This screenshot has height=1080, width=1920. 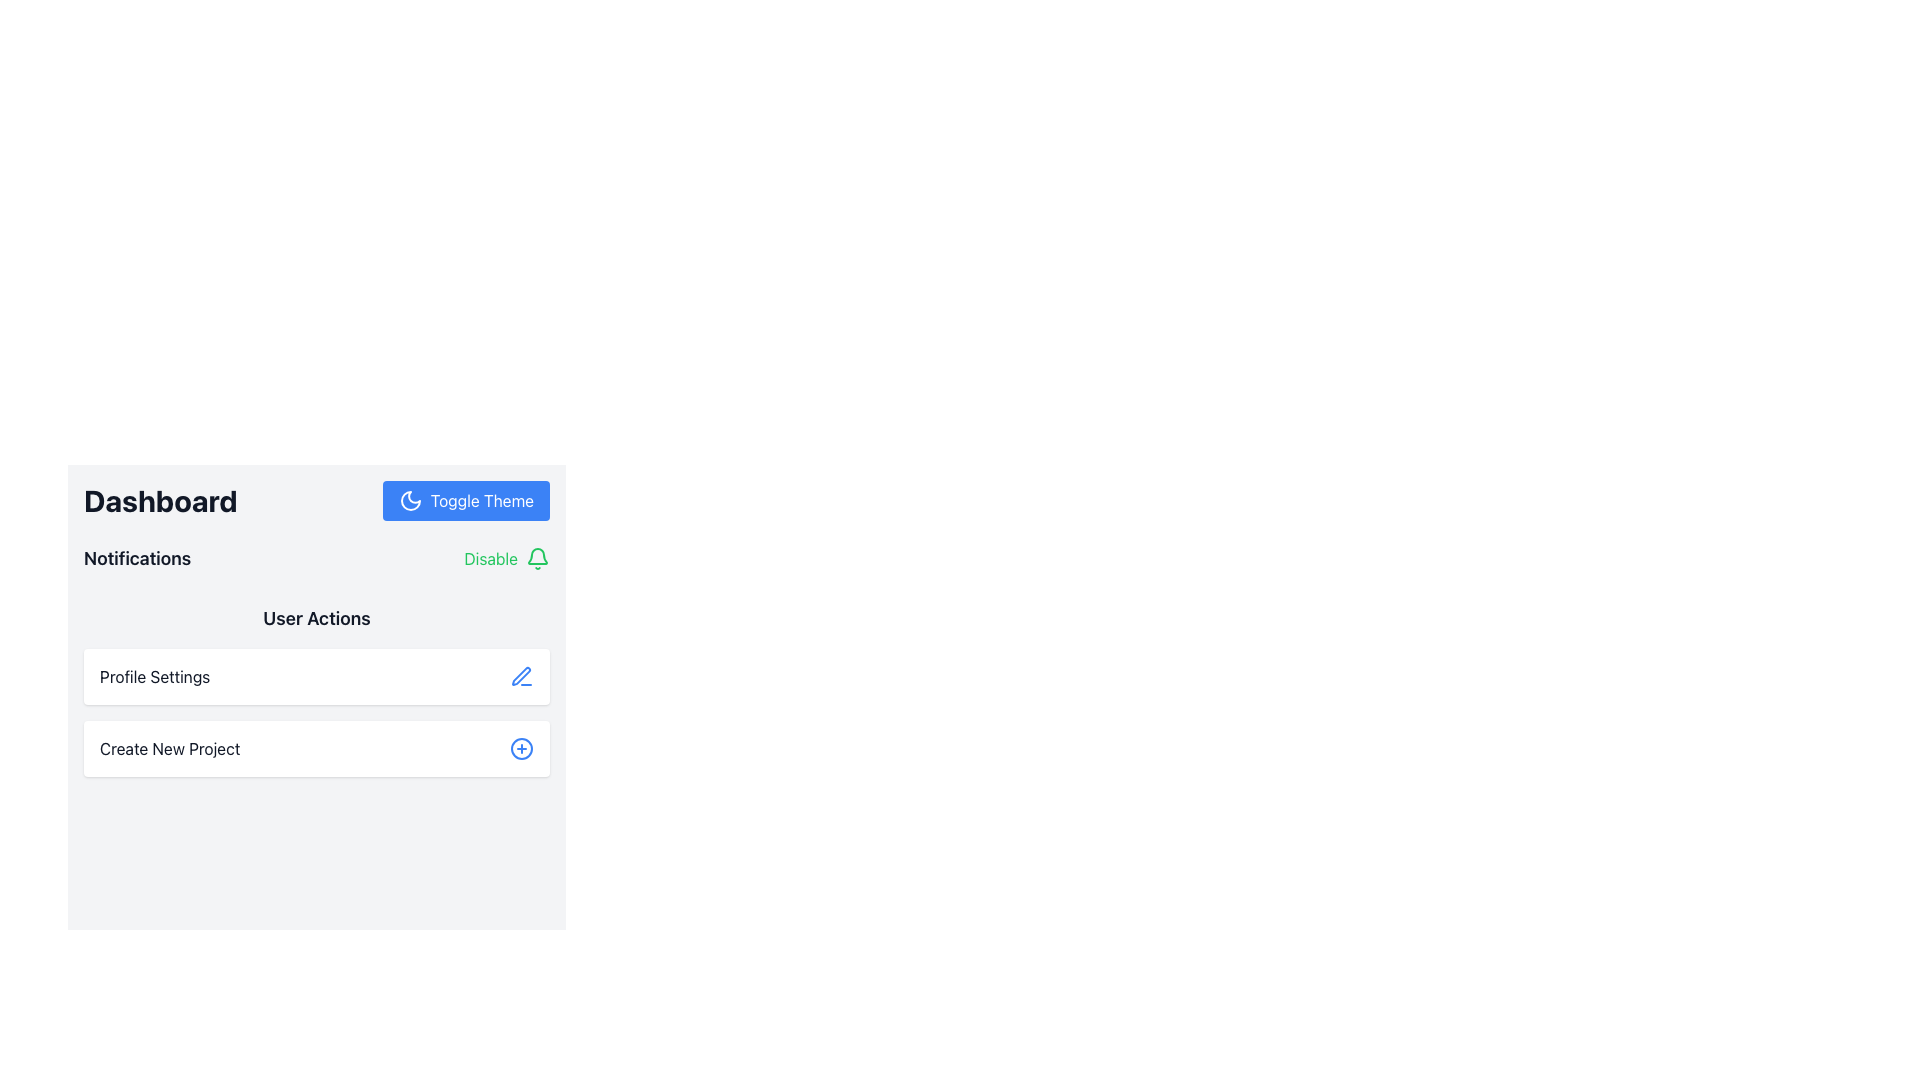 I want to click on the Text label that serves as a header under the 'Notifications' section, located above 'Profile Settings' and 'Create New Project', so click(x=315, y=617).